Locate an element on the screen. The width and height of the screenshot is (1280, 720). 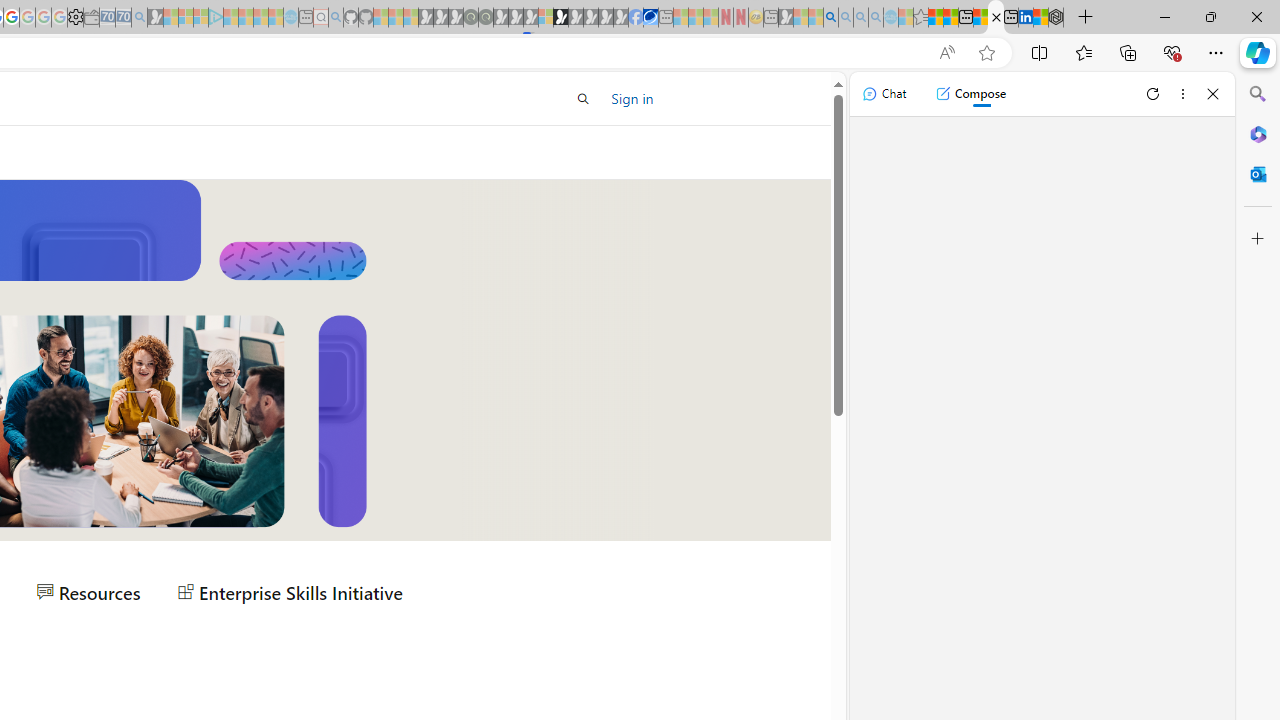
'Sign in' is located at coordinates (631, 98).